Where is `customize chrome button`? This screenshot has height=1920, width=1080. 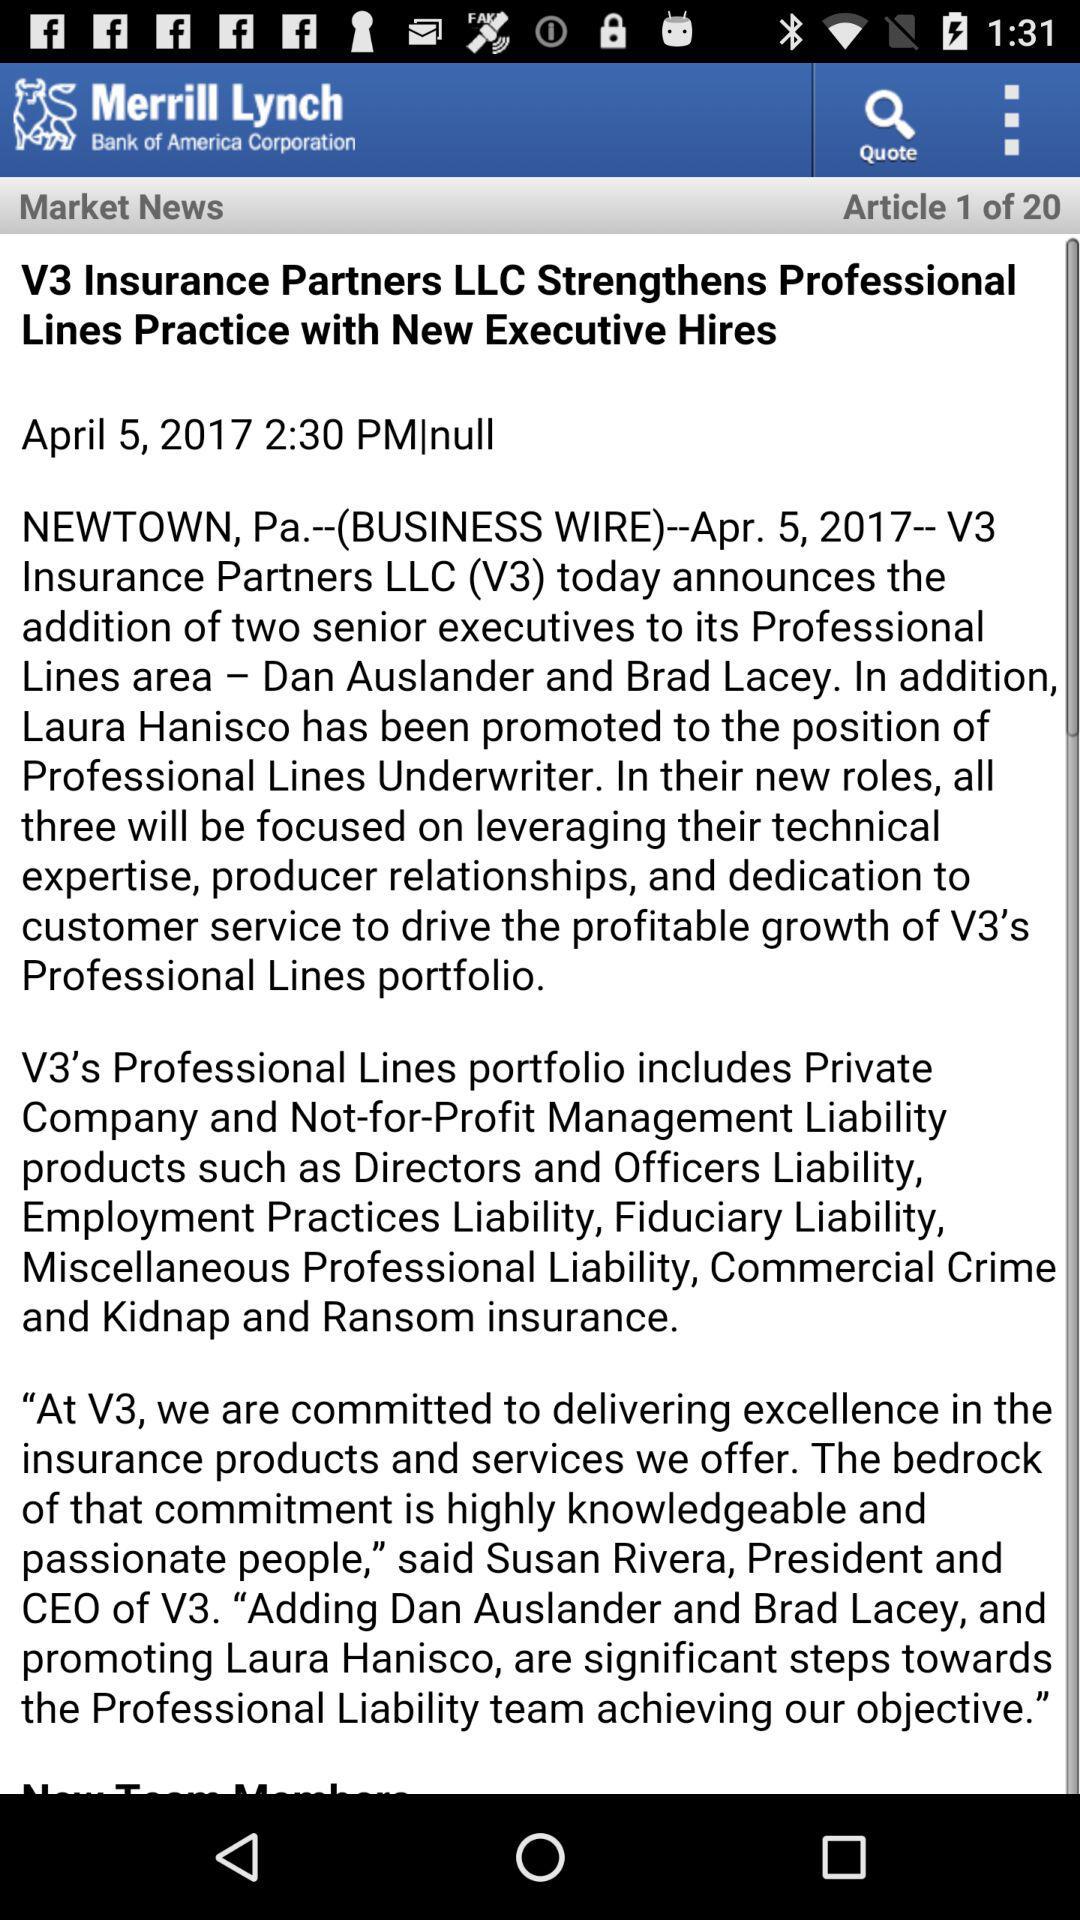
customize chrome button is located at coordinates (1018, 119).